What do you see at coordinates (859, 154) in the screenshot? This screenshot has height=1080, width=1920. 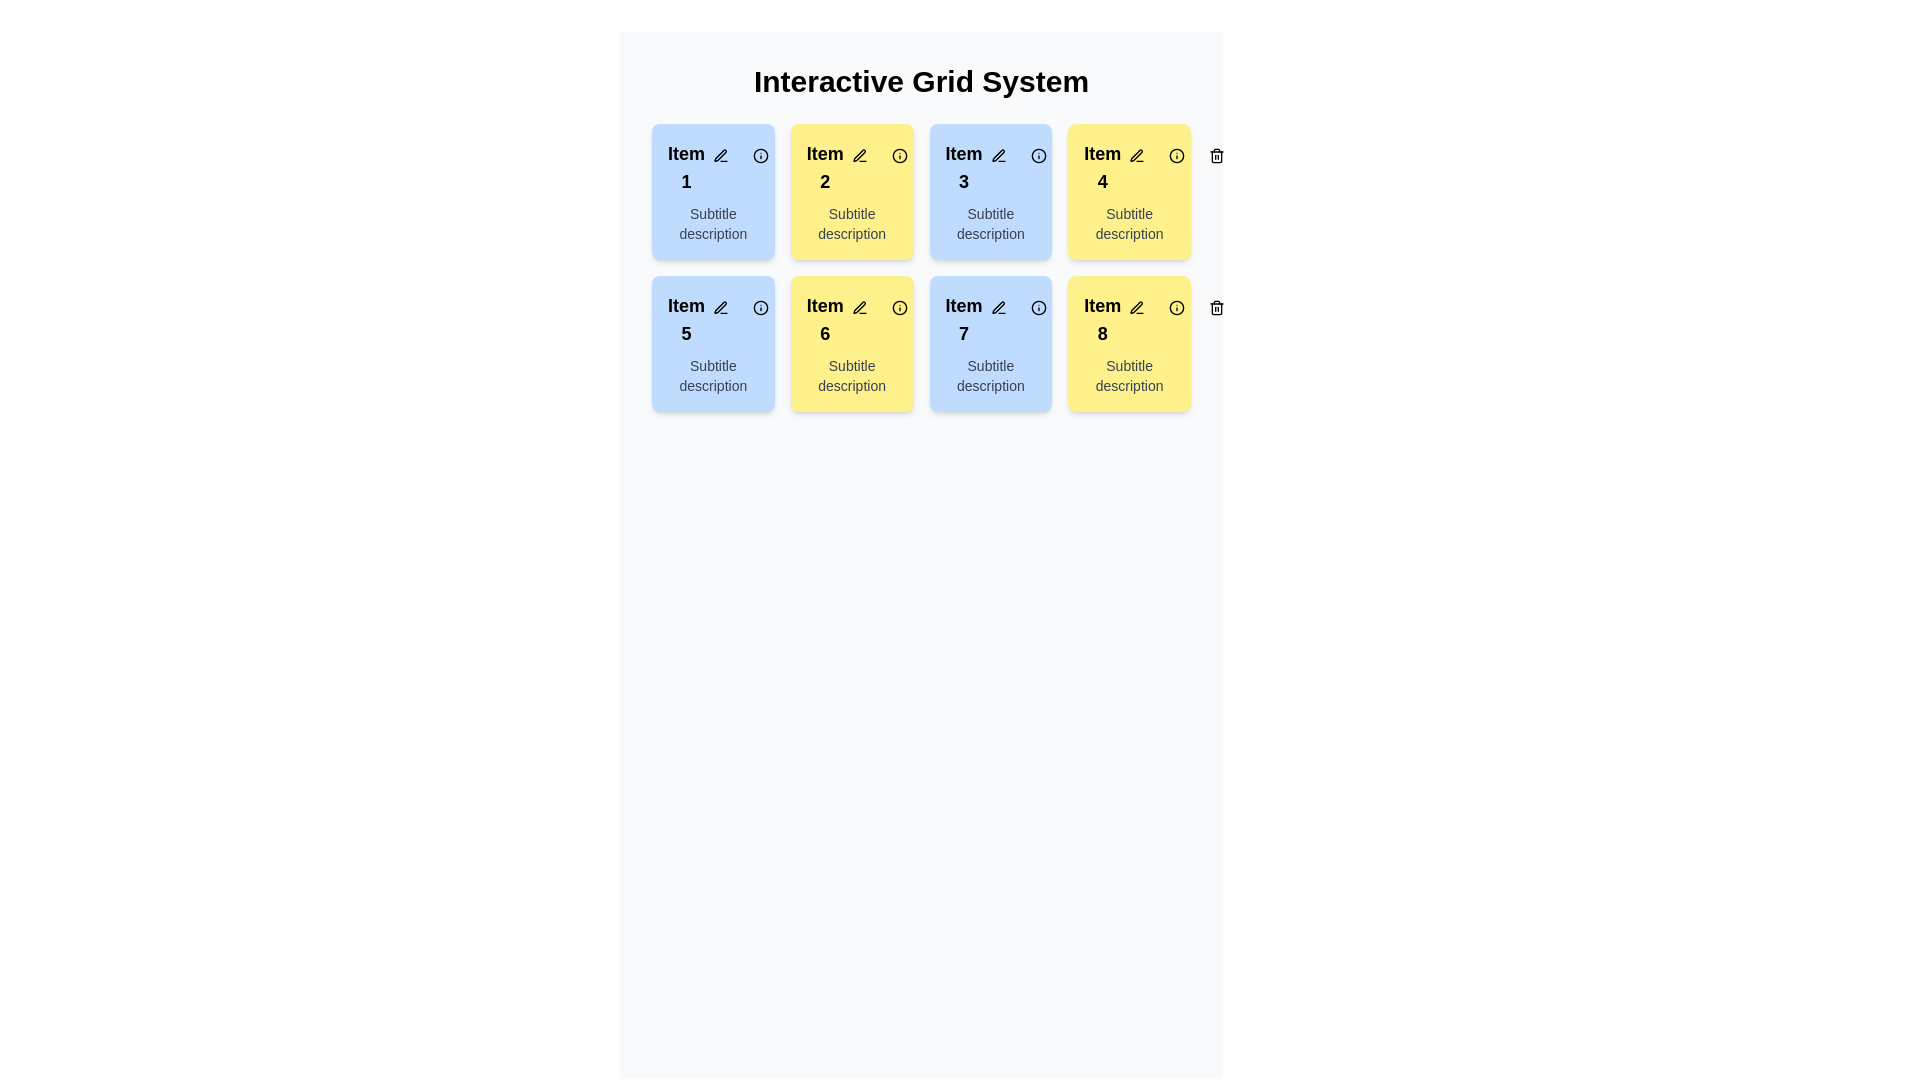 I see `the pen line icon button located on the right side of the 'Item 2' label, which triggers hover effects` at bounding box center [859, 154].